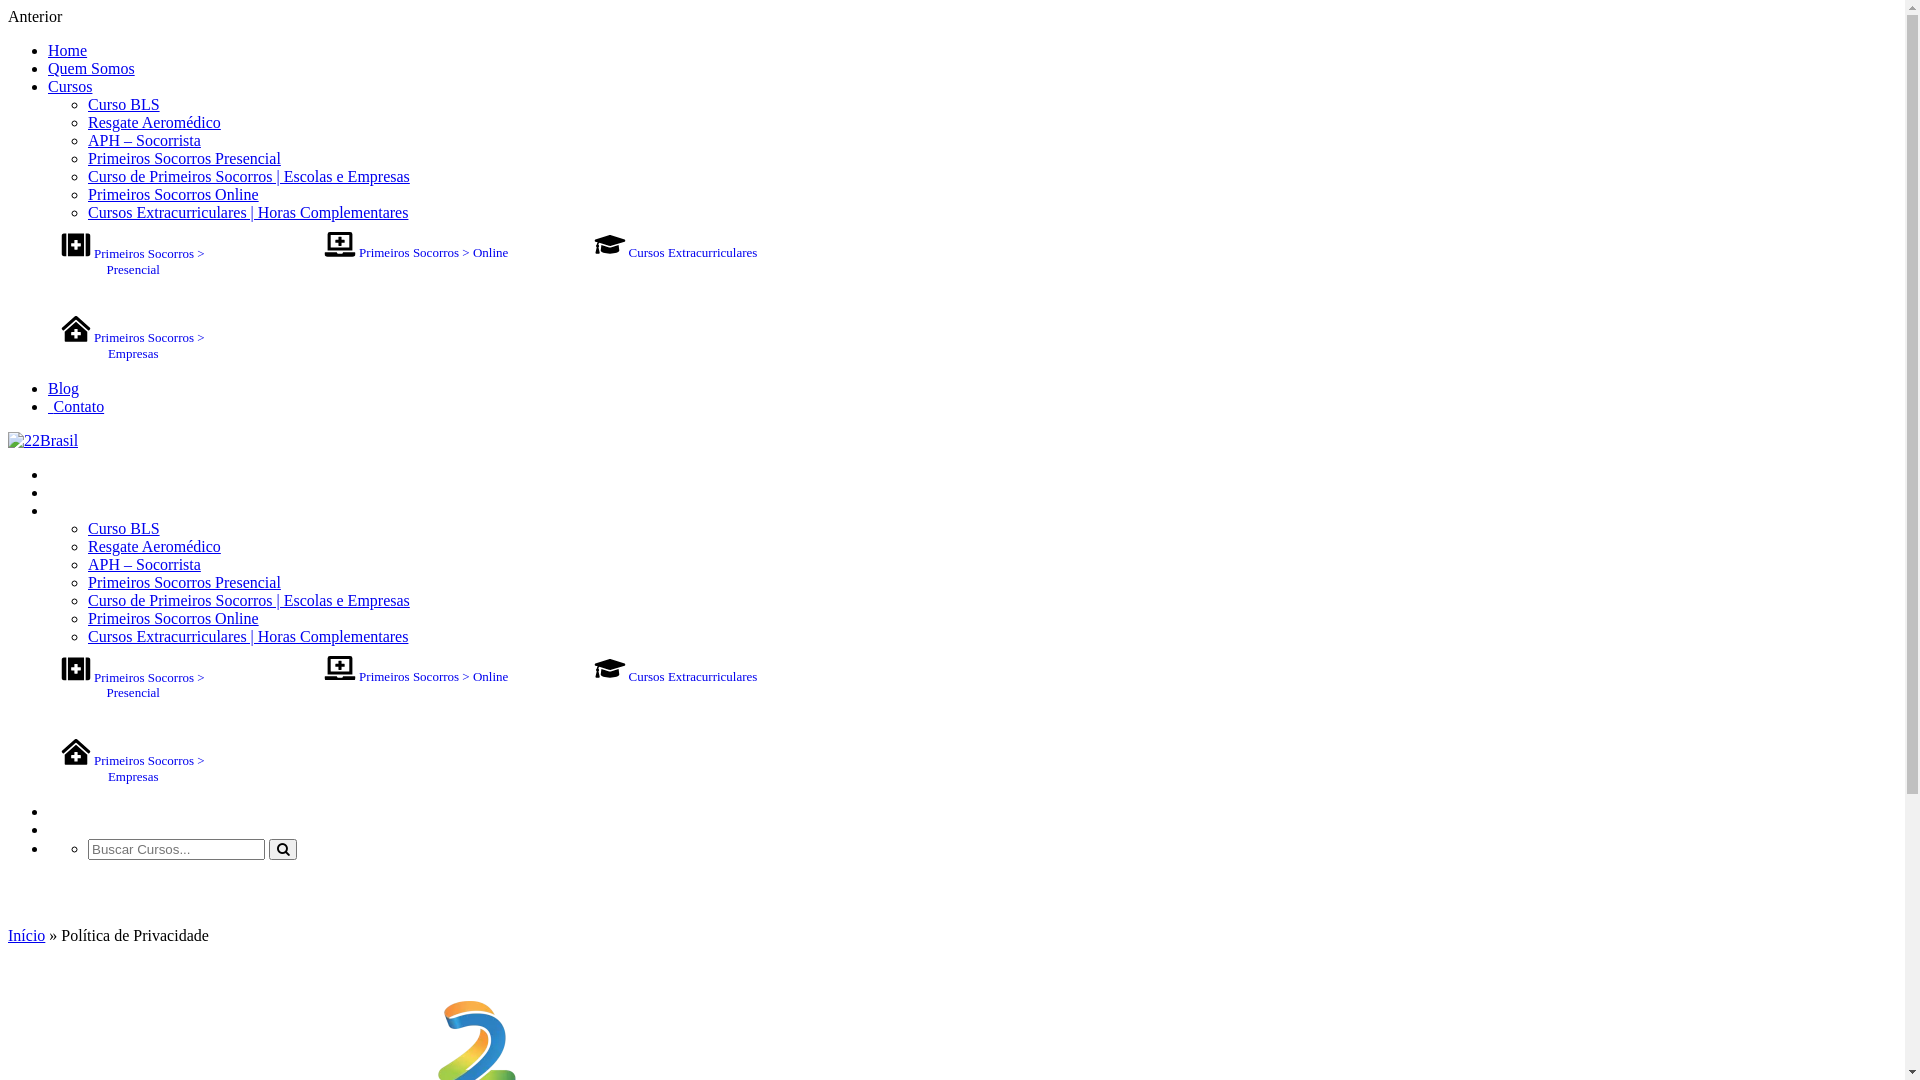  Describe the element at coordinates (43, 439) in the screenshot. I see `'22Brasil - Cursos de Primeiros Socorros'` at that location.